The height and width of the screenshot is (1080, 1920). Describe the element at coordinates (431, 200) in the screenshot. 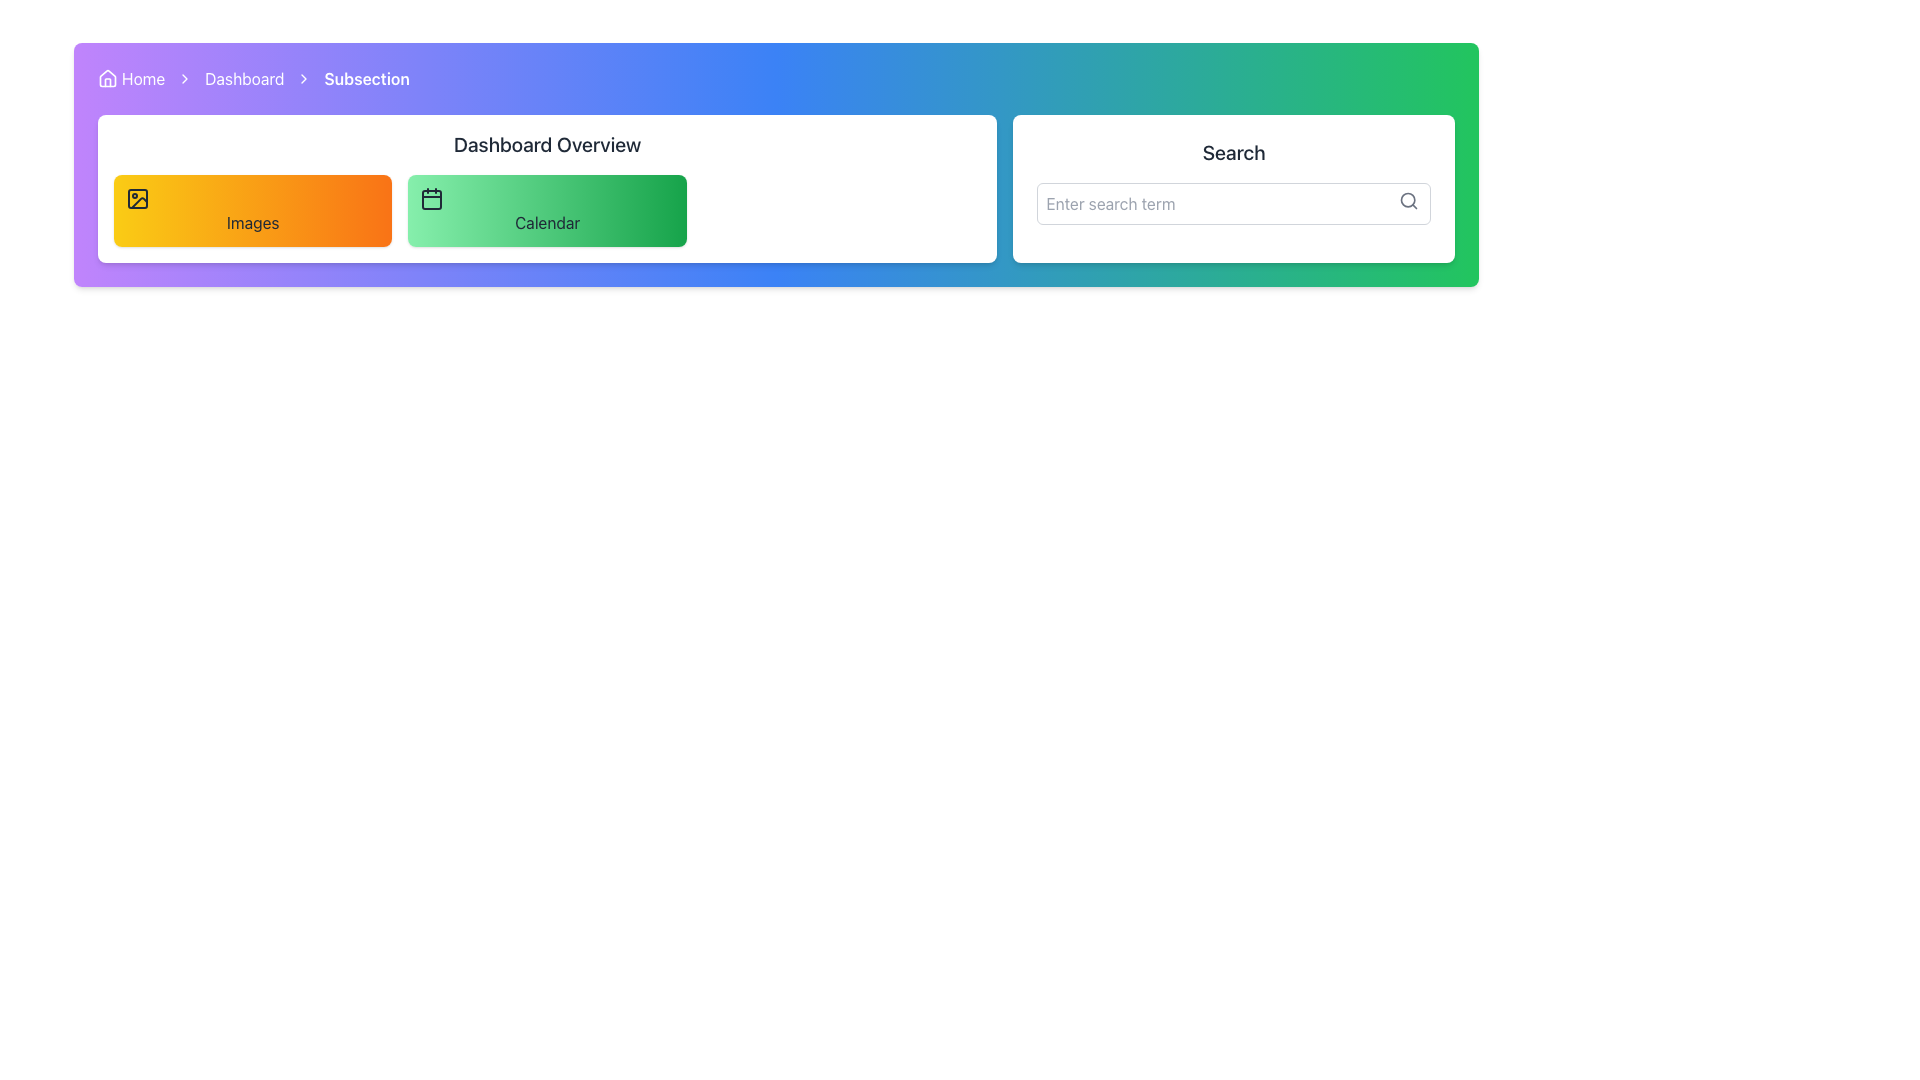

I see `the calendar icon located in the 'Calendar' button under the 'Dashboard Overview' section` at that location.